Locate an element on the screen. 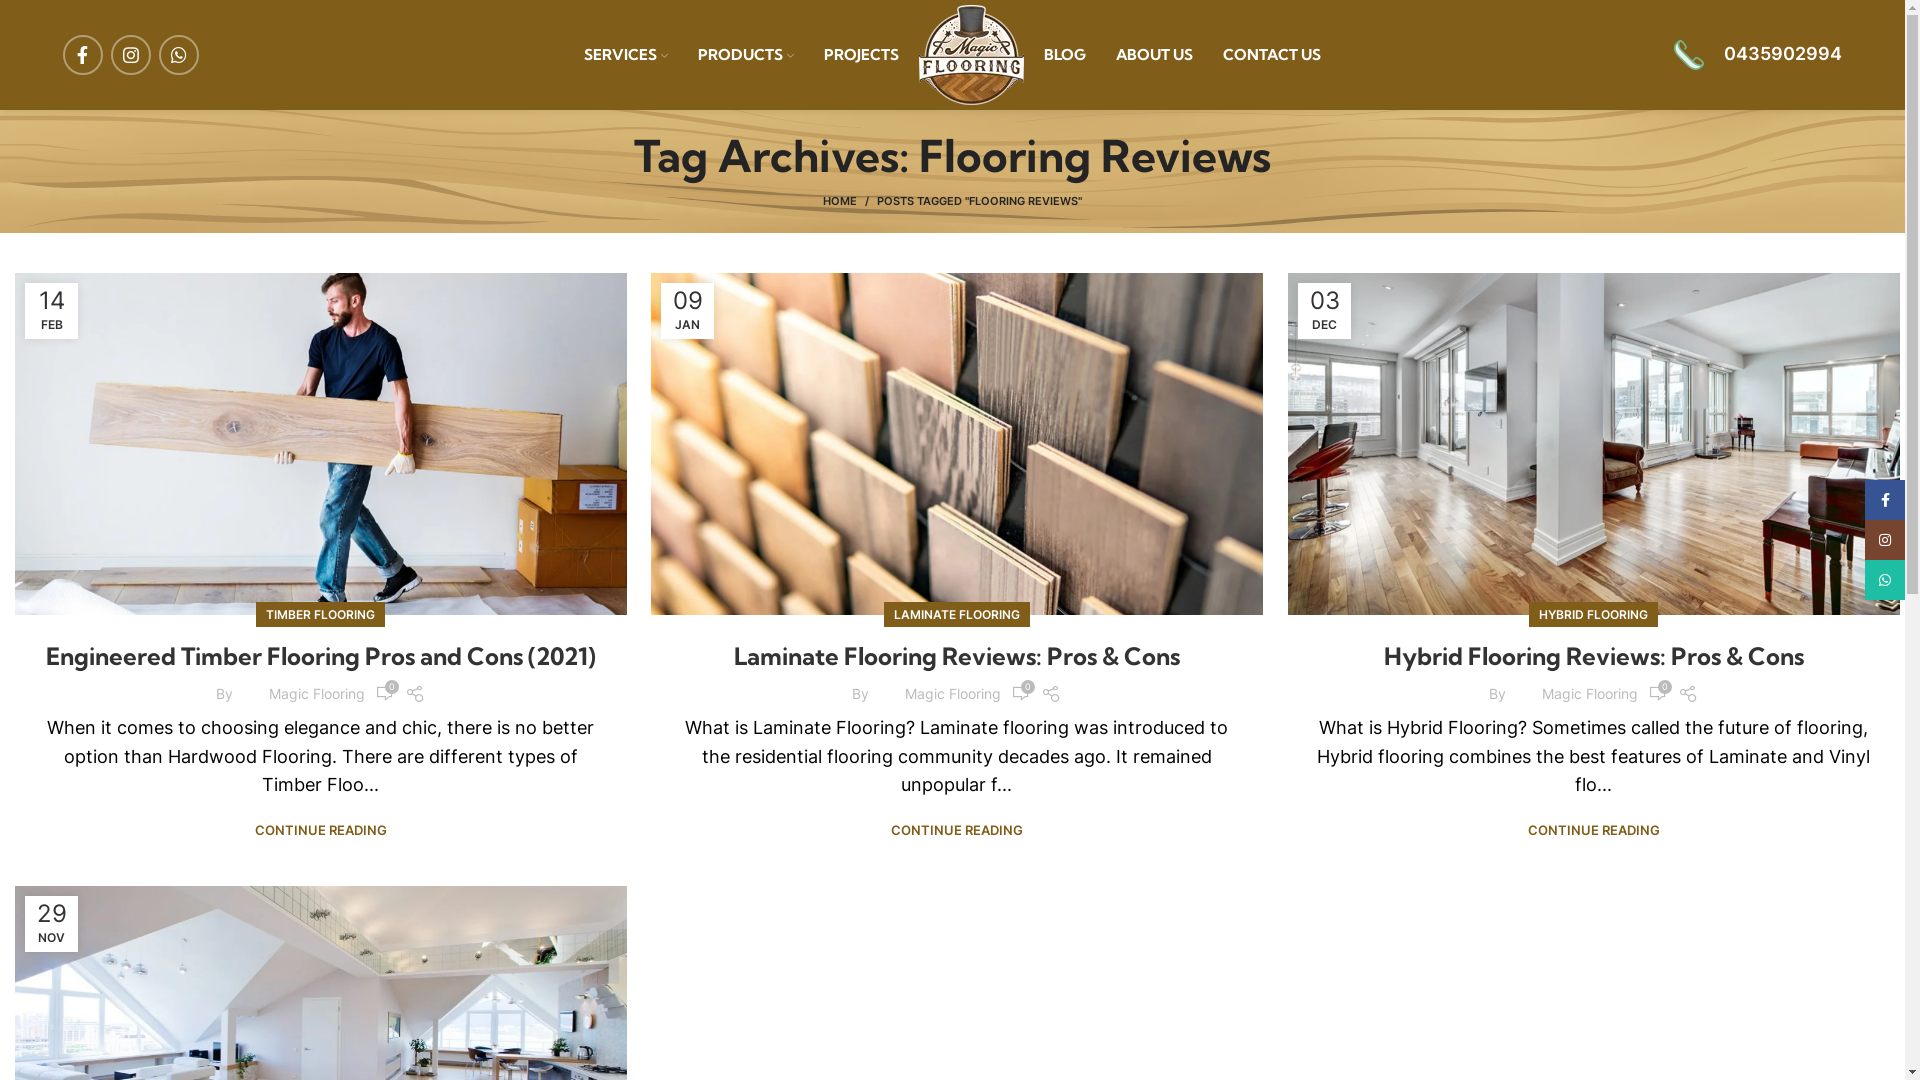  'LAMINATE FLOORING' is located at coordinates (892, 613).